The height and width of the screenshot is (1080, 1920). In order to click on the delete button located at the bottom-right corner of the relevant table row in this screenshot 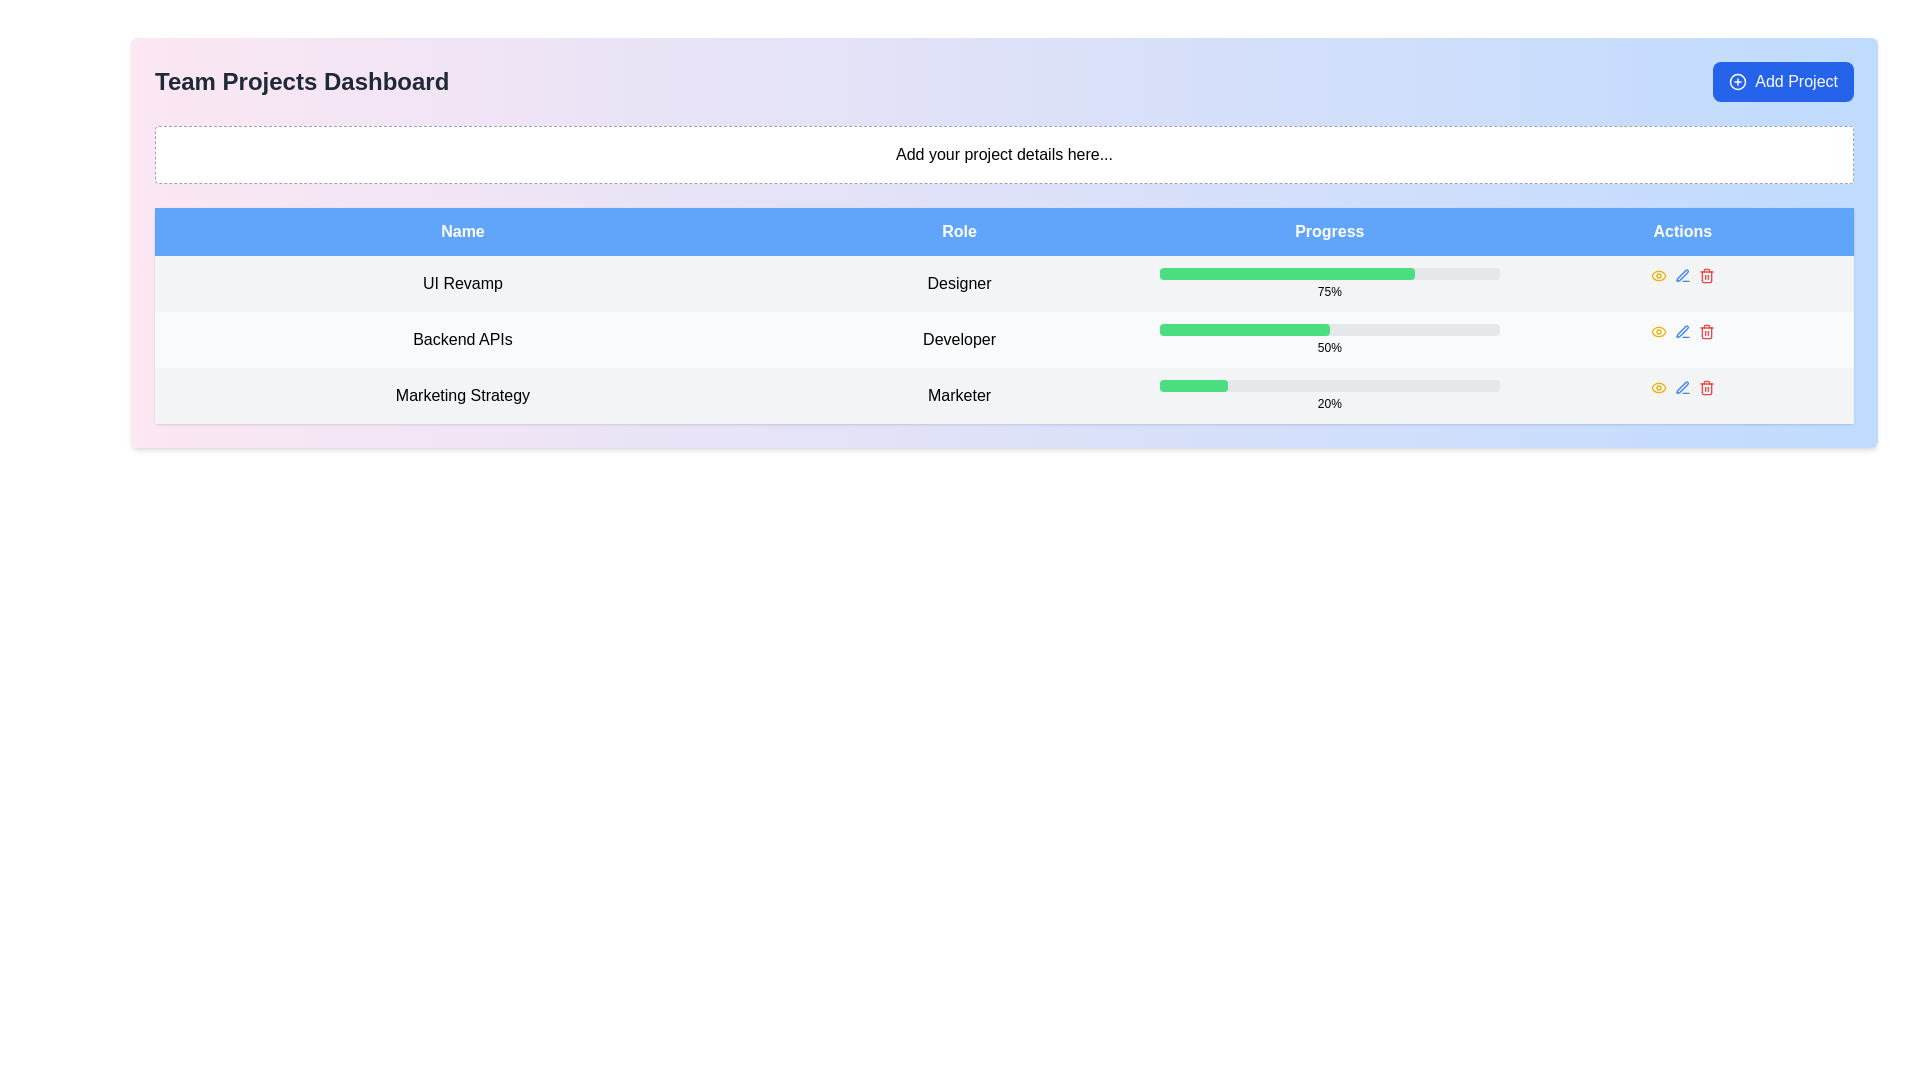, I will do `click(1705, 276)`.